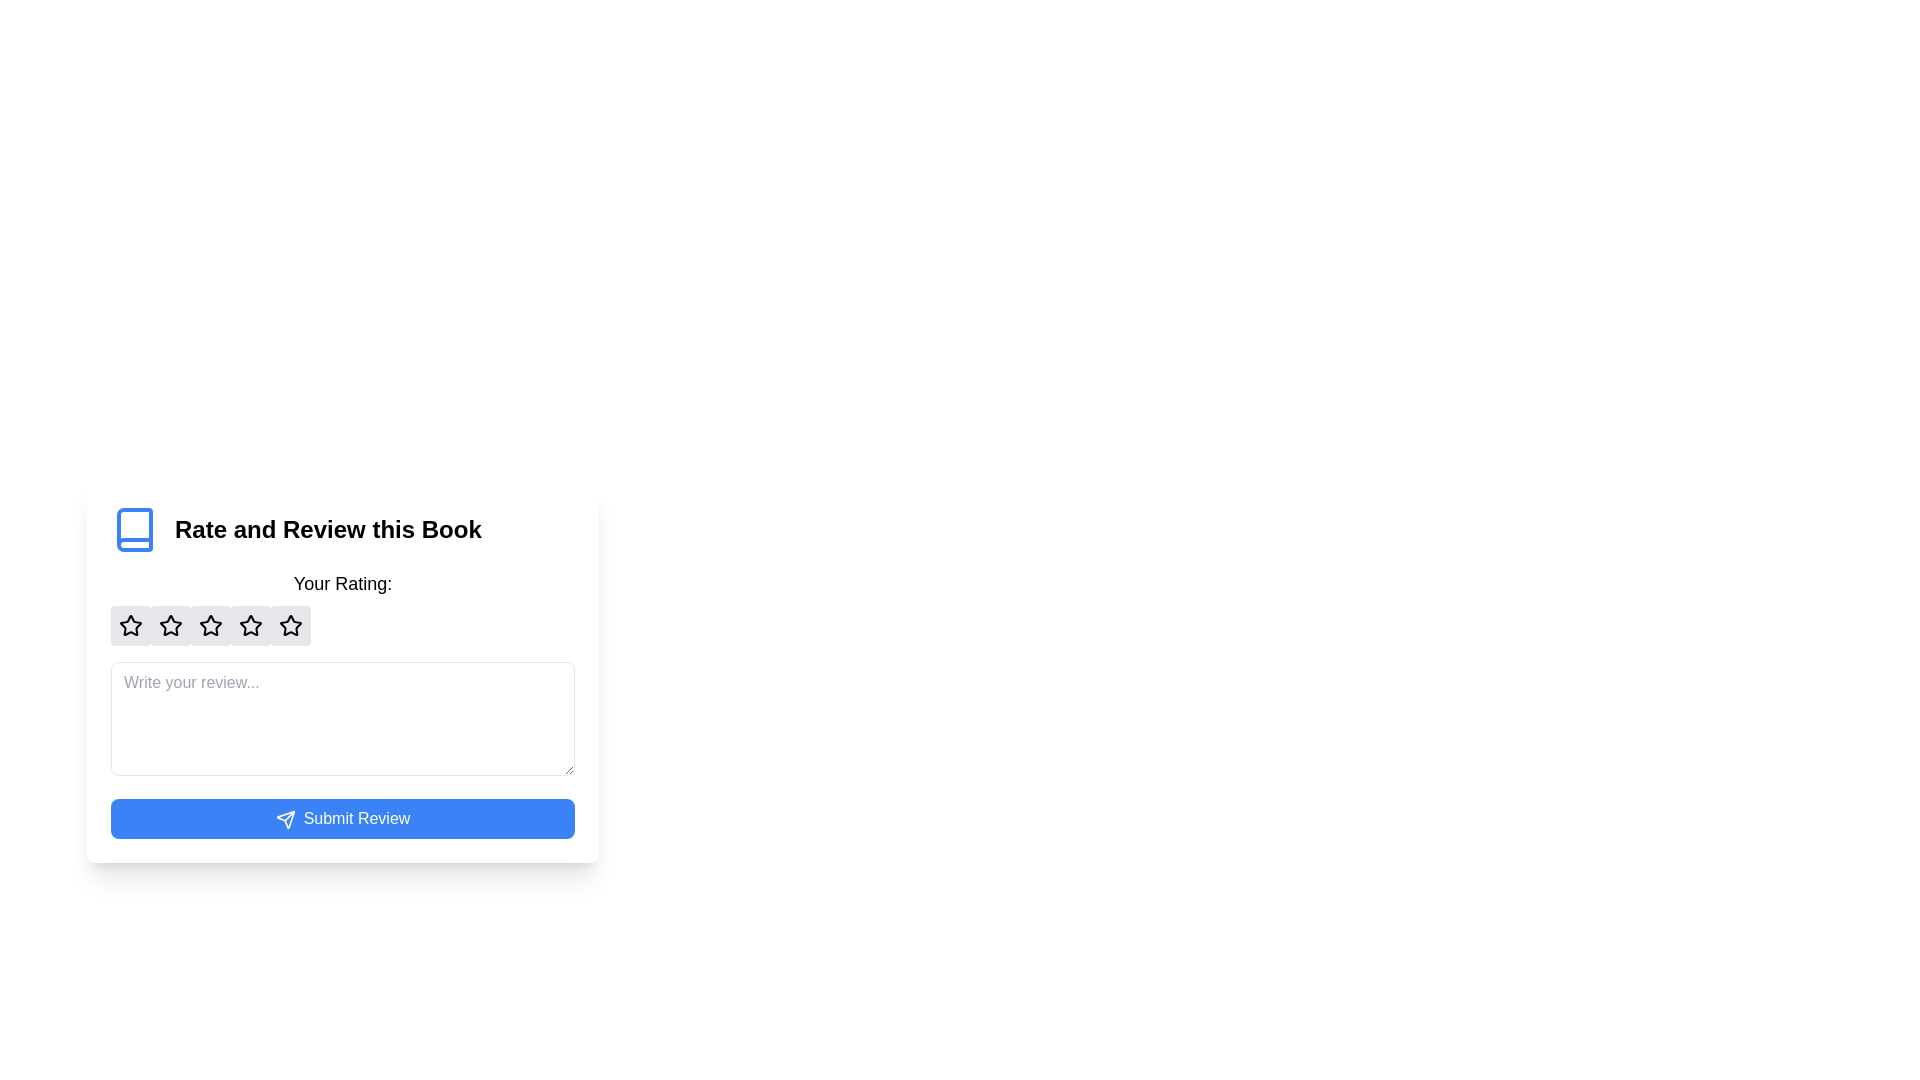  I want to click on the second star in the rating system located beneath the heading 'Your Rating:', so click(211, 624).